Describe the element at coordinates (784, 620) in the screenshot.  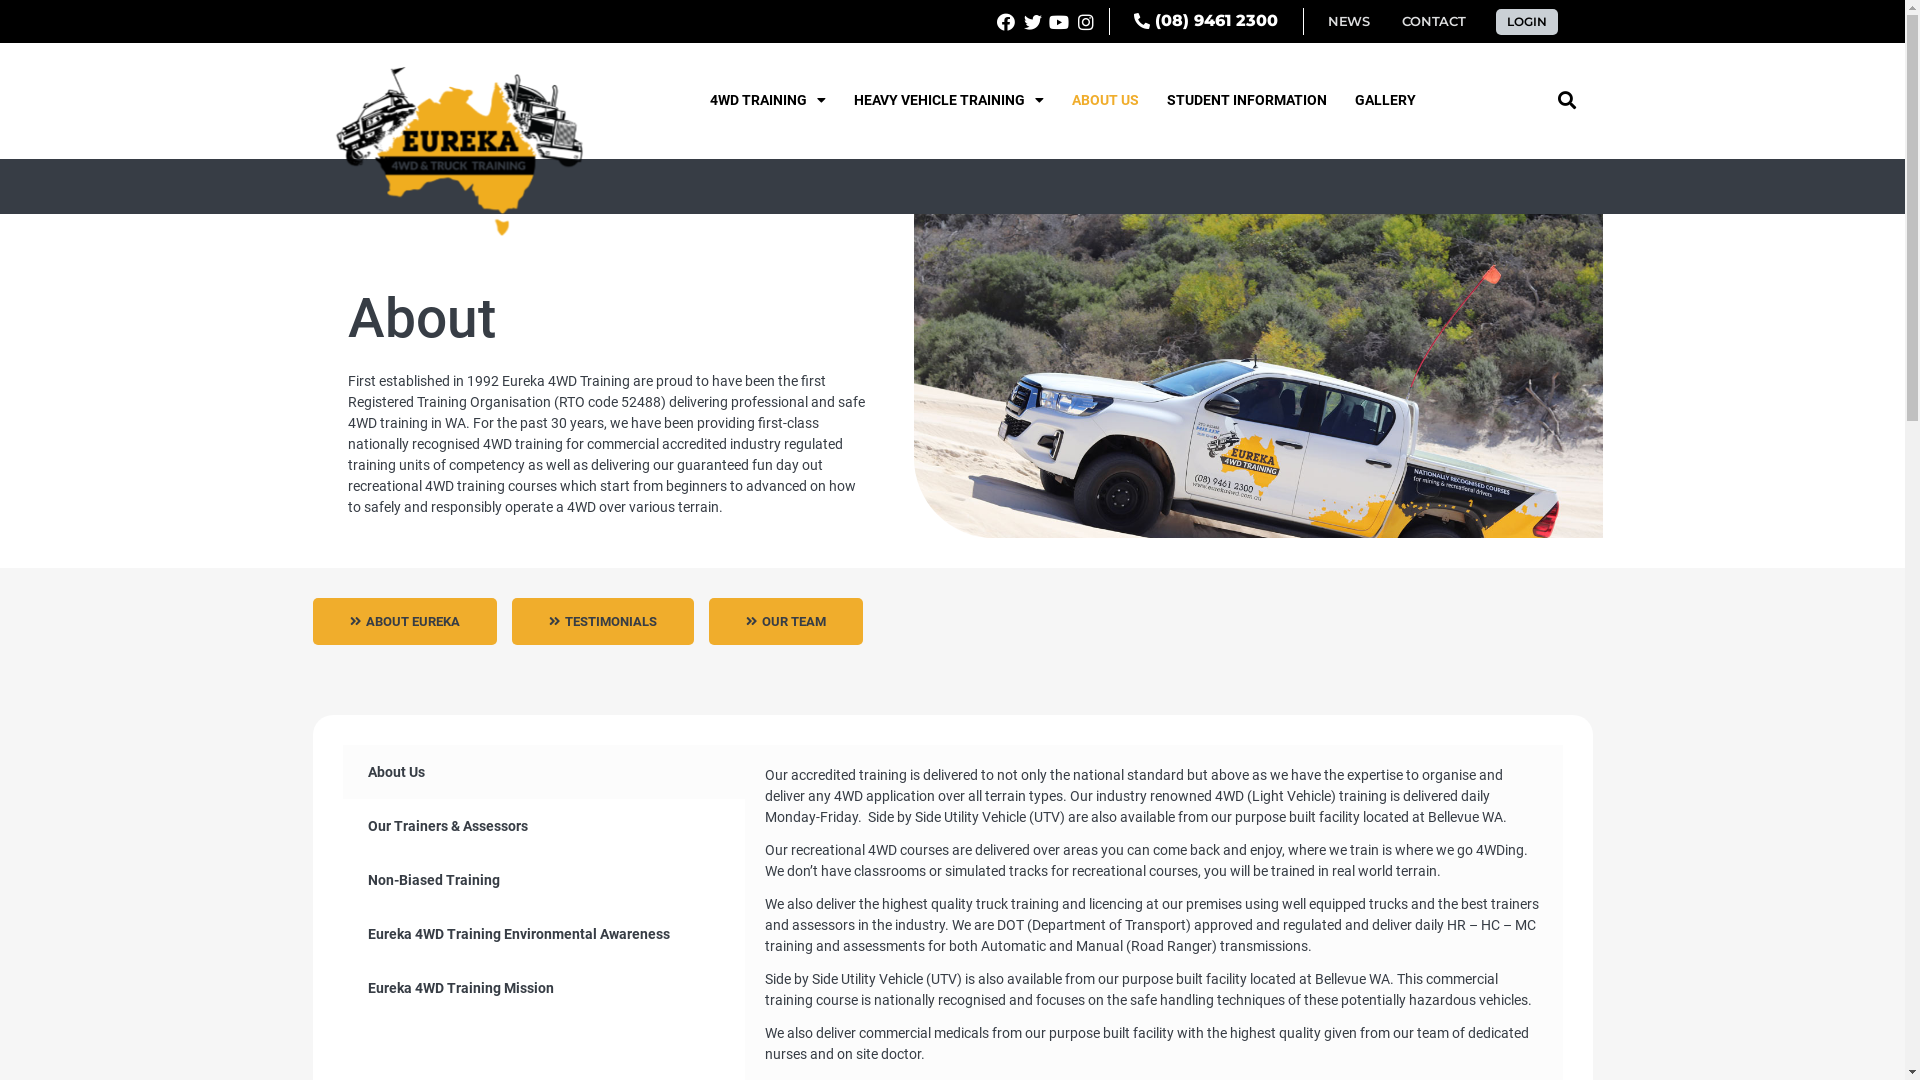
I see `'OUR TEAM'` at that location.